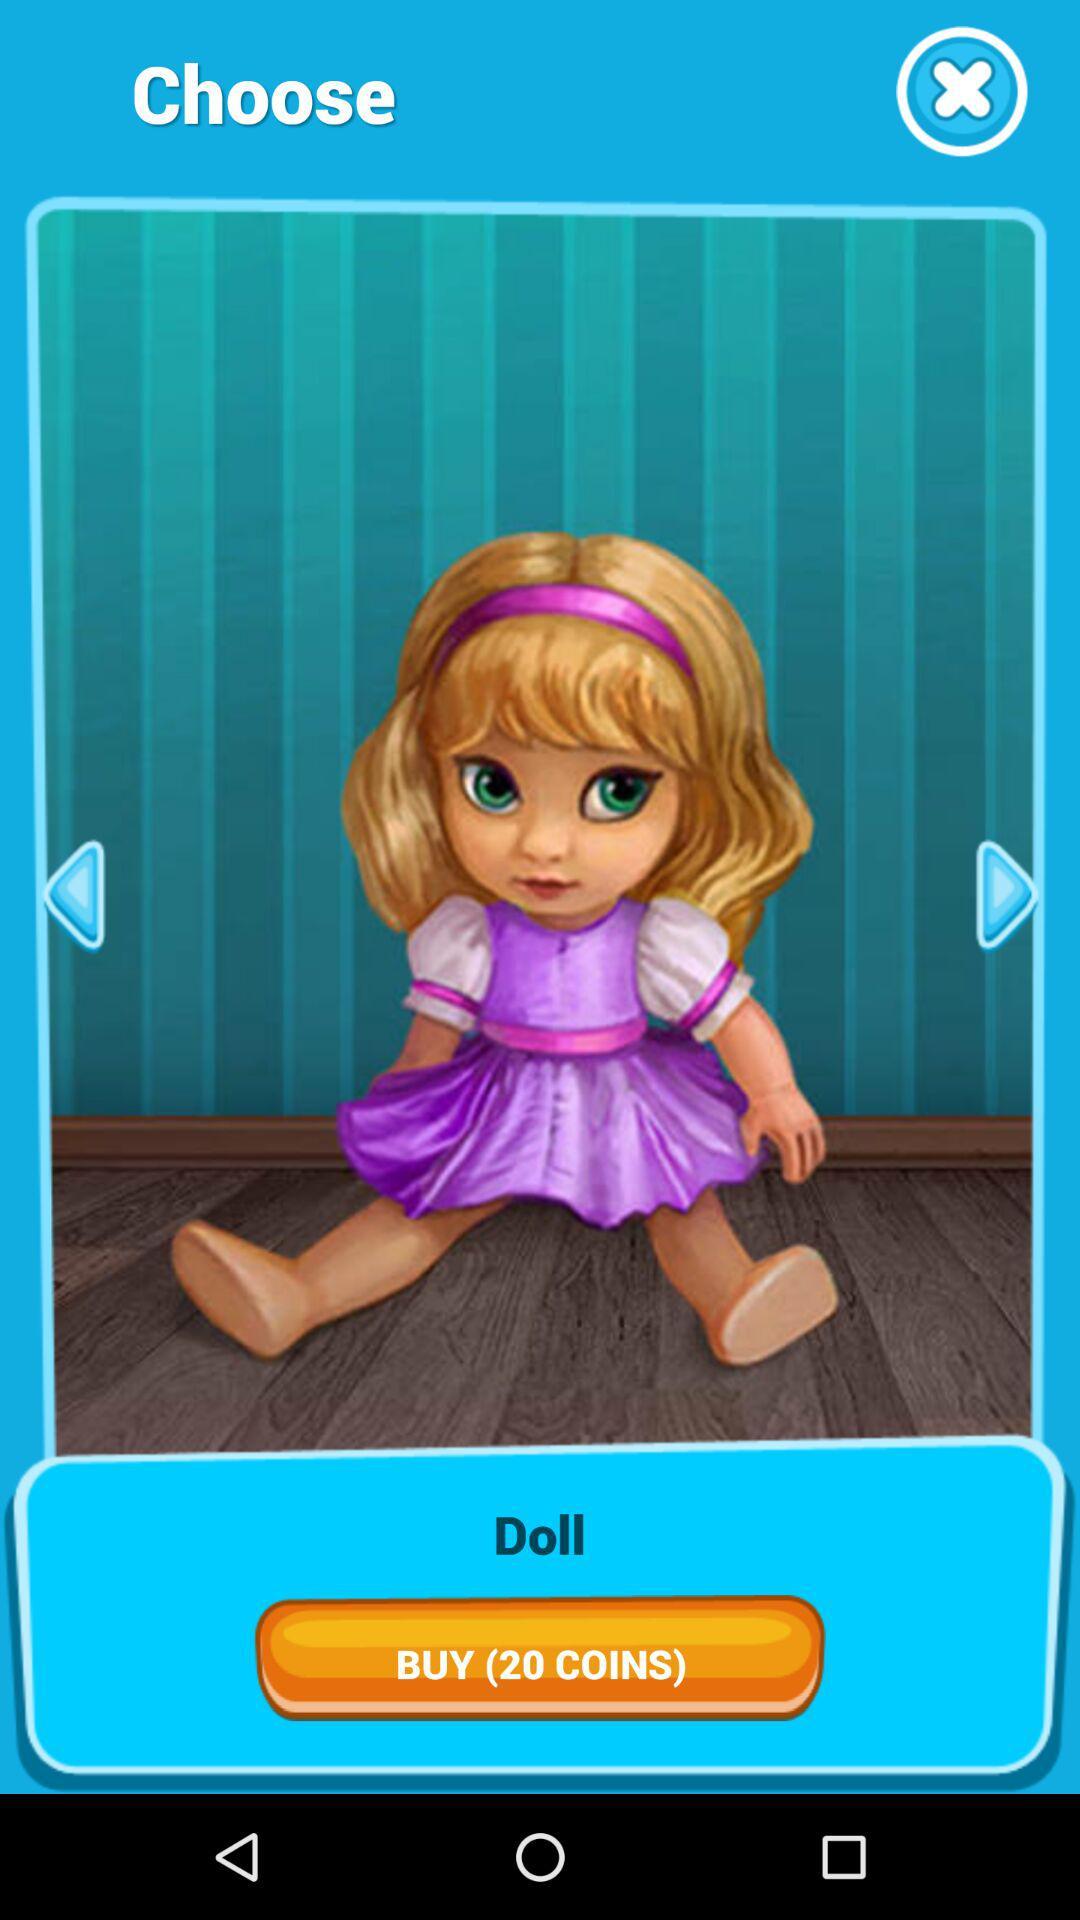 This screenshot has width=1080, height=1920. What do you see at coordinates (960, 97) in the screenshot?
I see `the close icon` at bounding box center [960, 97].